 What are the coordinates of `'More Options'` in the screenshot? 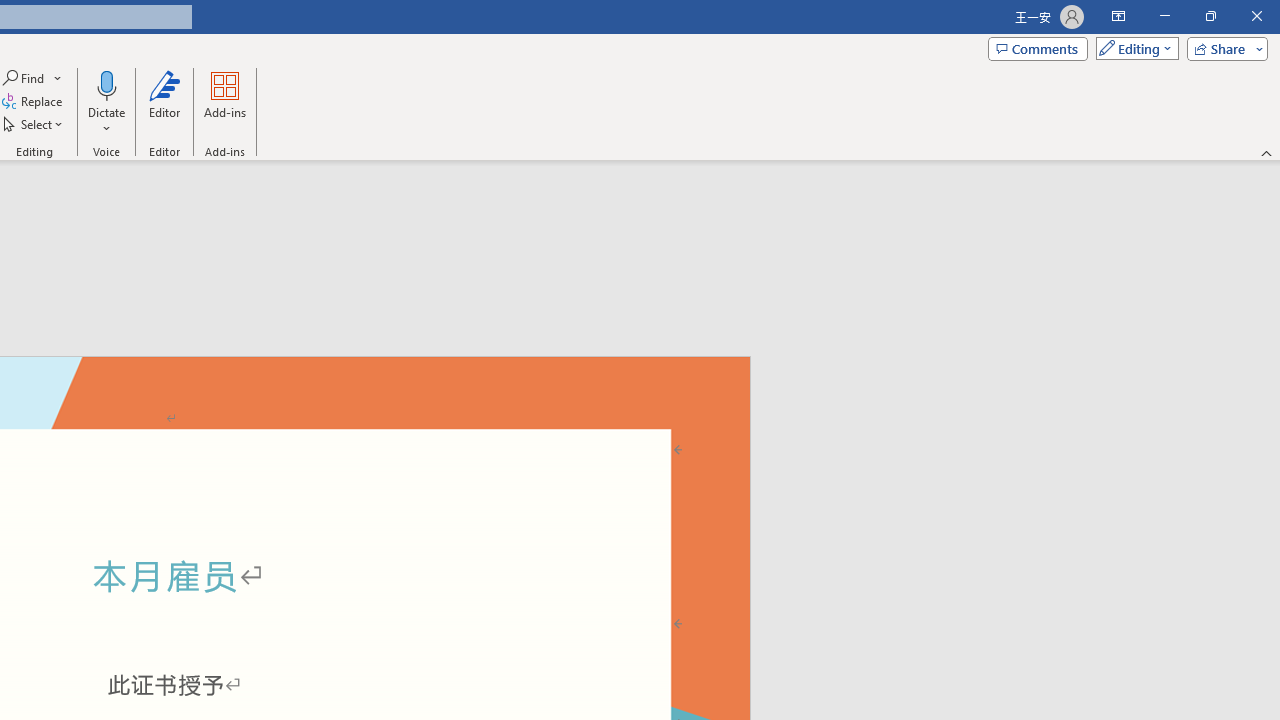 It's located at (105, 121).